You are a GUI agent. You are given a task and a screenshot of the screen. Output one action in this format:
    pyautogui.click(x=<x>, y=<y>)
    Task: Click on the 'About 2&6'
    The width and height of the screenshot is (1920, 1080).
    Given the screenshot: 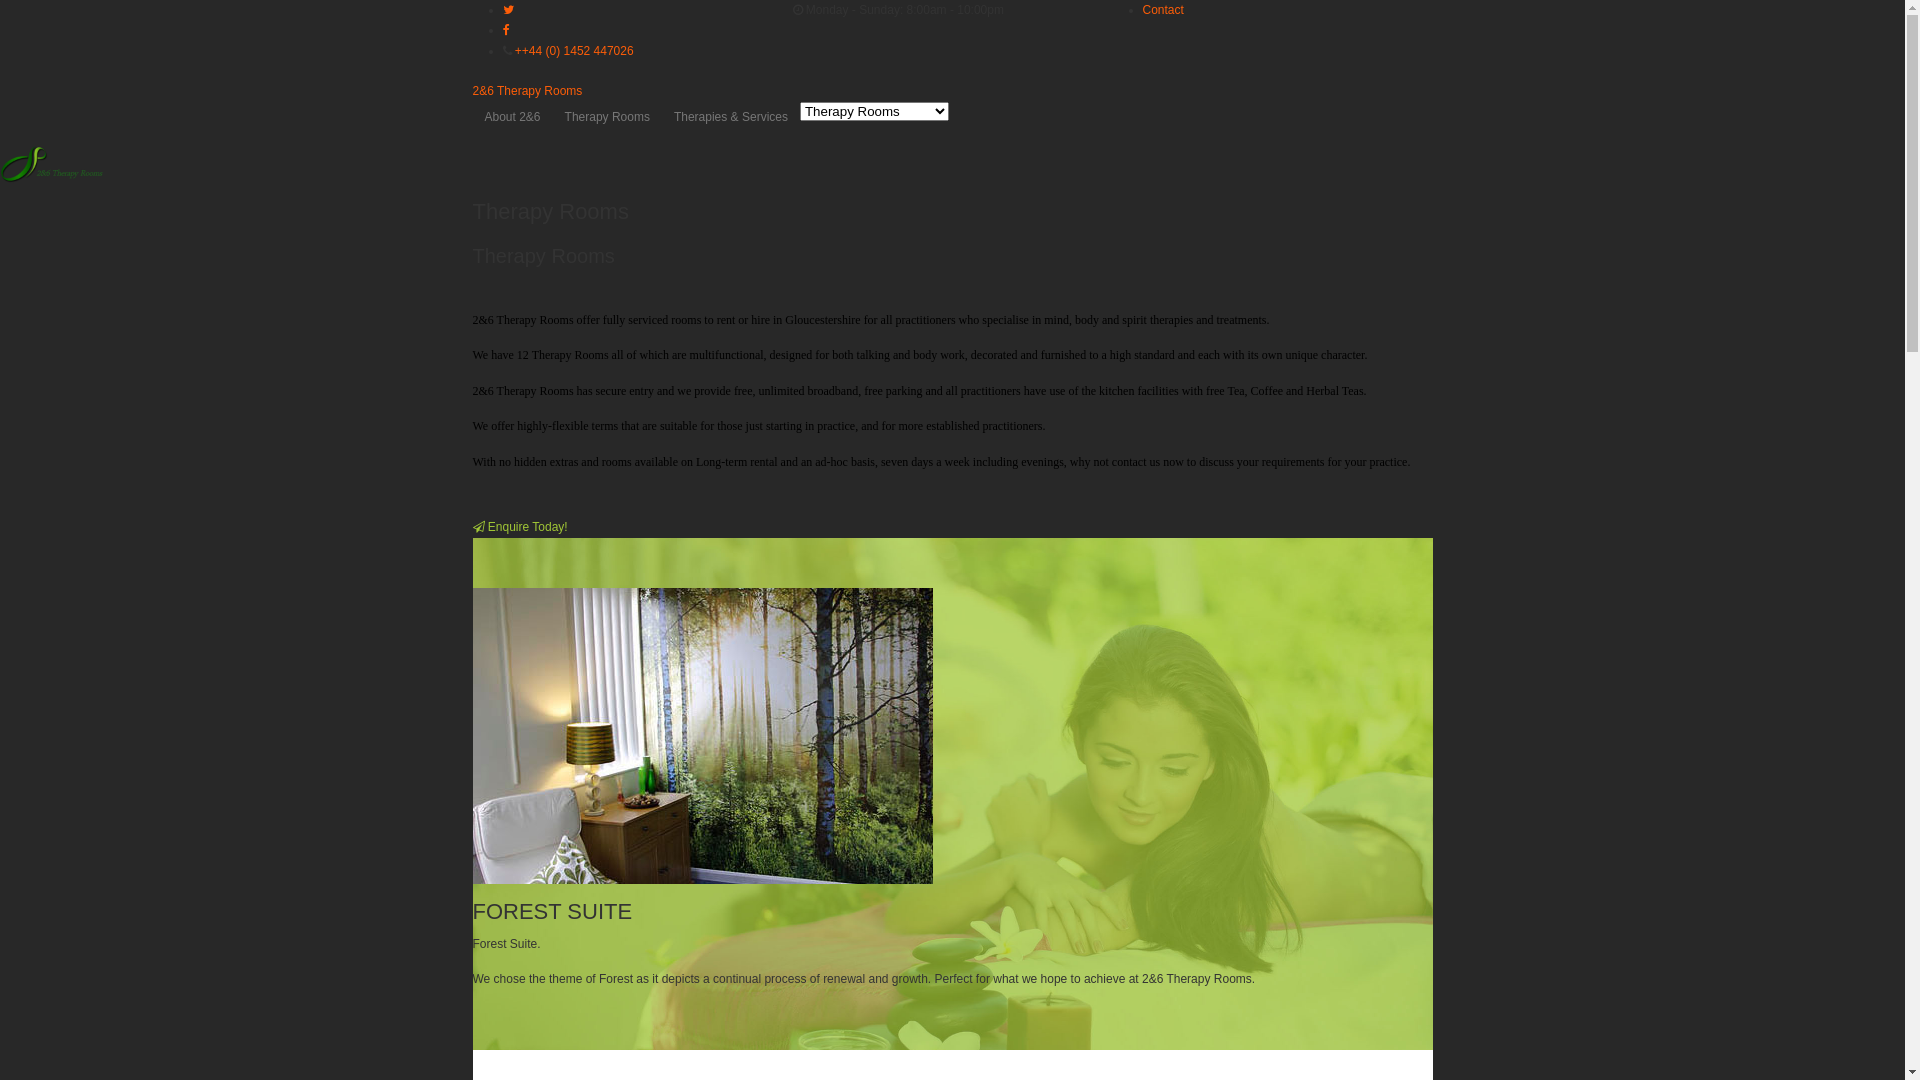 What is the action you would take?
    pyautogui.click(x=512, y=116)
    